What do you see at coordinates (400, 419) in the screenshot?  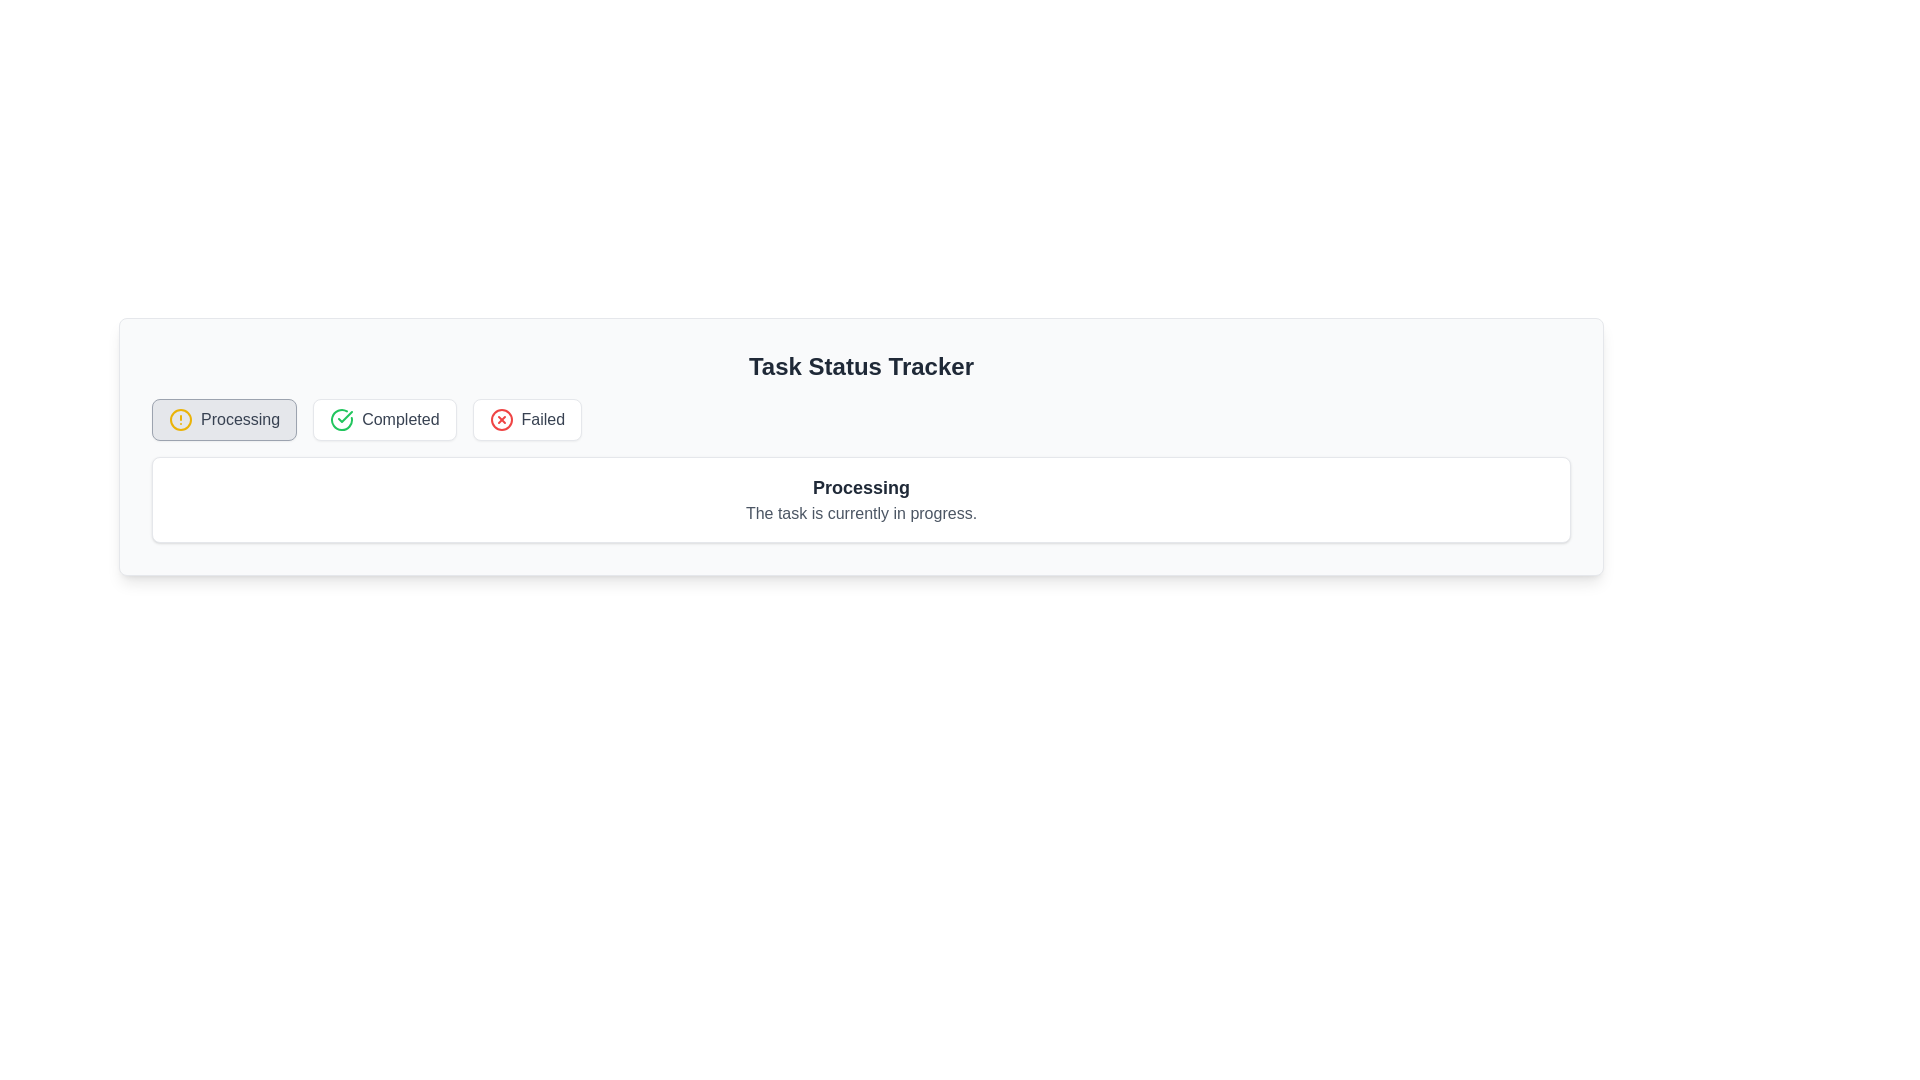 I see `the 'Completed' text label, which indicates task completion status and is centrally located within its button-like region` at bounding box center [400, 419].